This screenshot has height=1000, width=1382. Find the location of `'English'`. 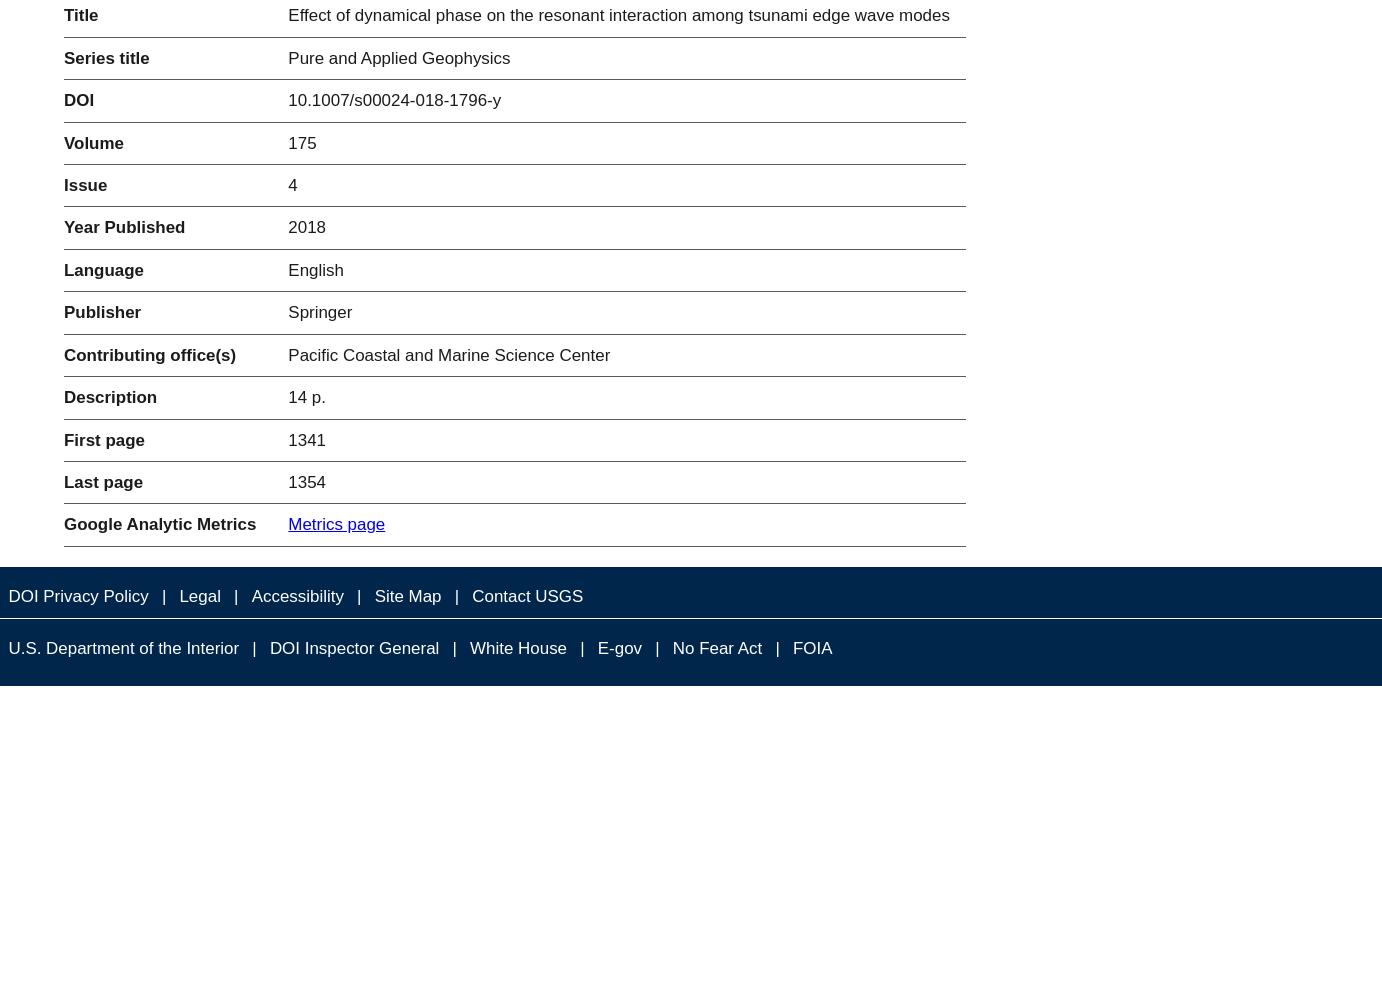

'English' is located at coordinates (314, 269).